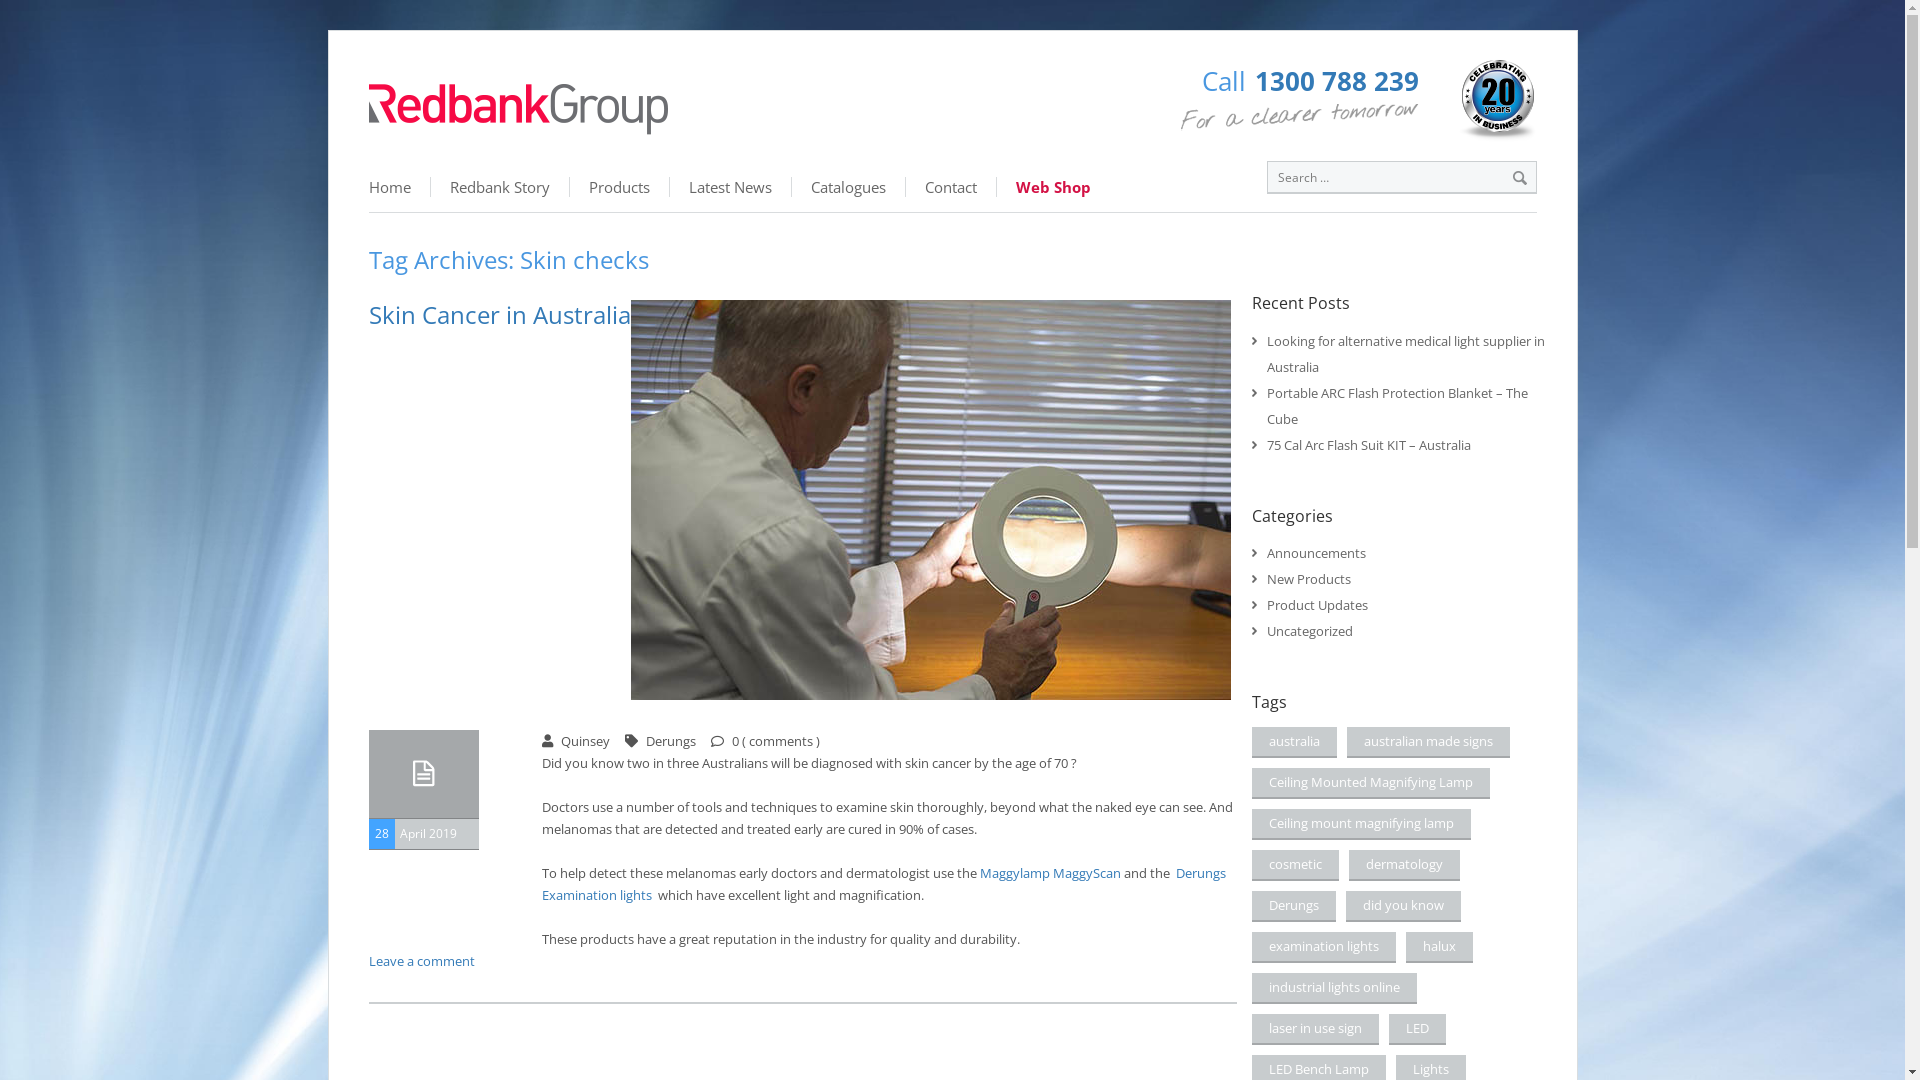 The width and height of the screenshot is (1920, 1080). I want to click on 'Catalogues', so click(849, 186).